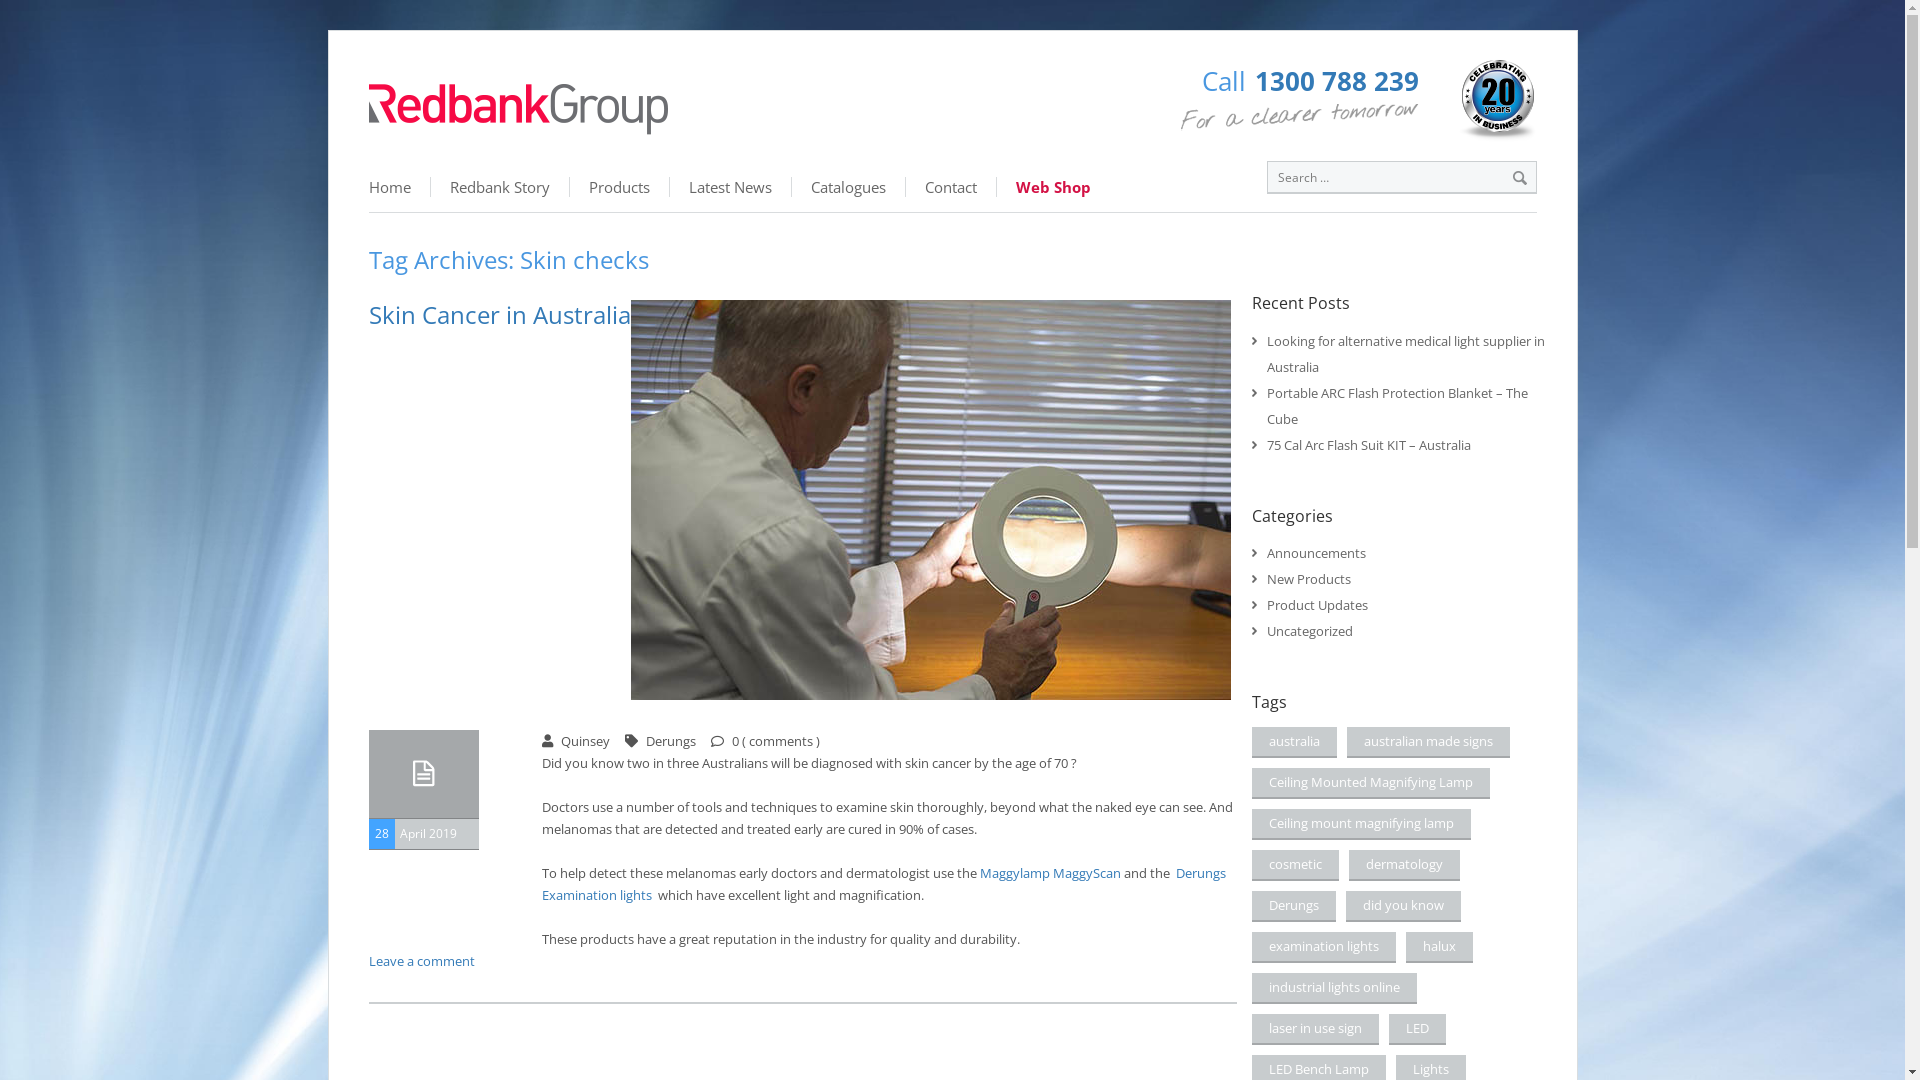 The width and height of the screenshot is (1920, 1080). I want to click on 'Catalogues', so click(849, 186).